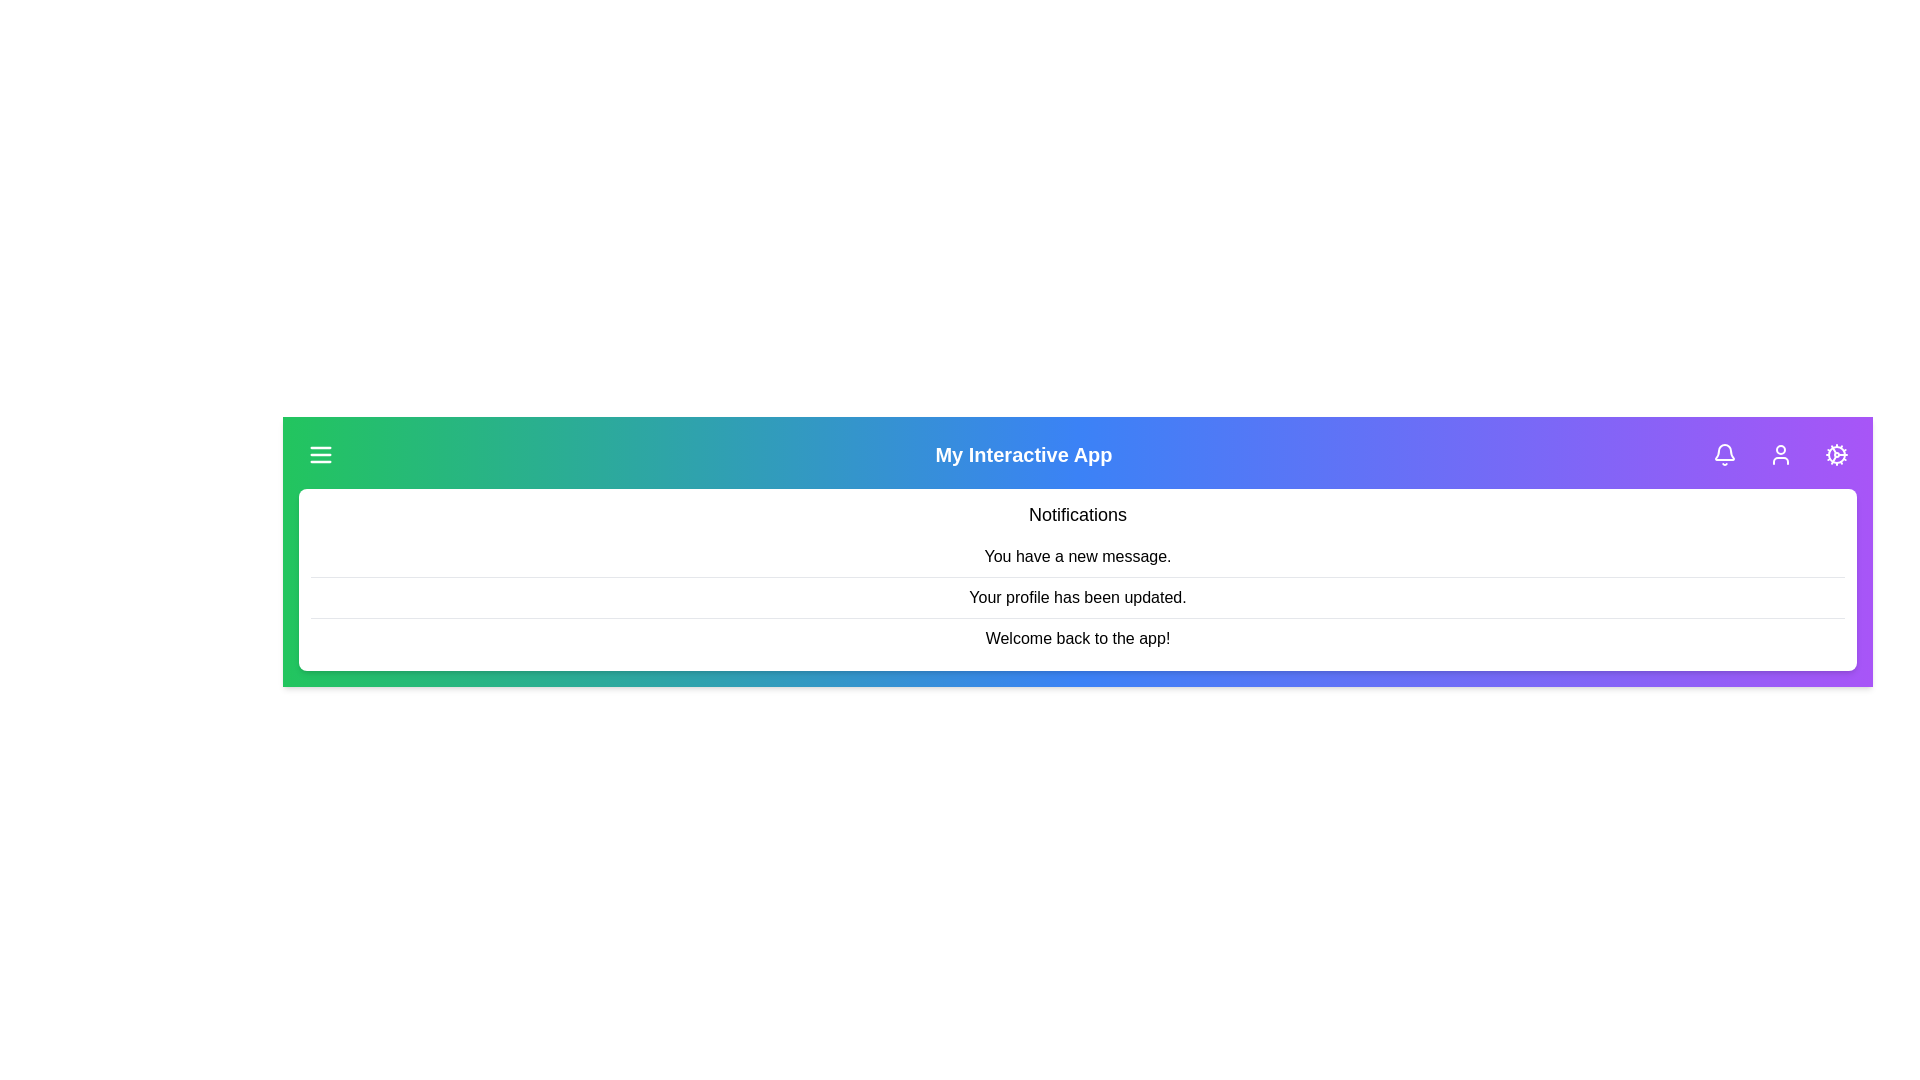  I want to click on the app title 'My Interactive App' to explore potential interactions, so click(1023, 455).